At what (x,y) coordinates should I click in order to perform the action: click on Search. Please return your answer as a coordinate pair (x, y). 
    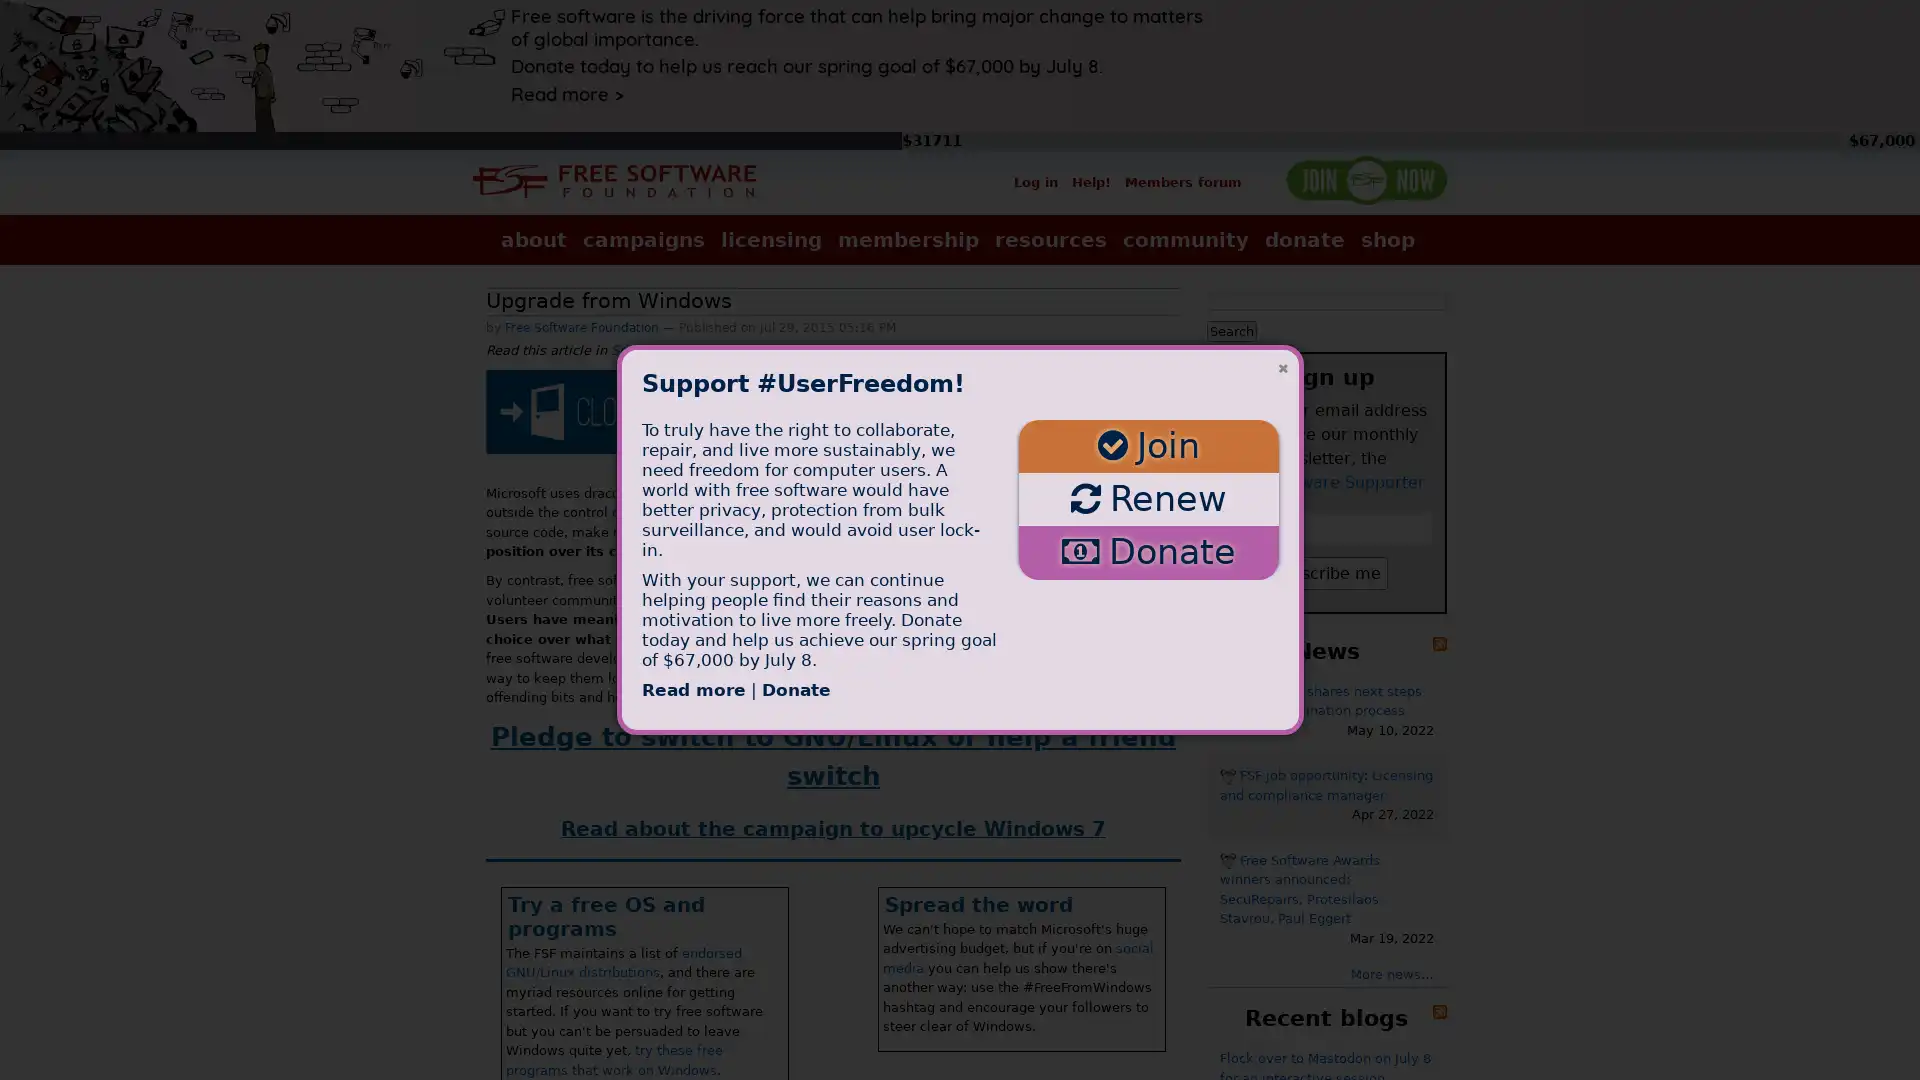
    Looking at the image, I should click on (1231, 329).